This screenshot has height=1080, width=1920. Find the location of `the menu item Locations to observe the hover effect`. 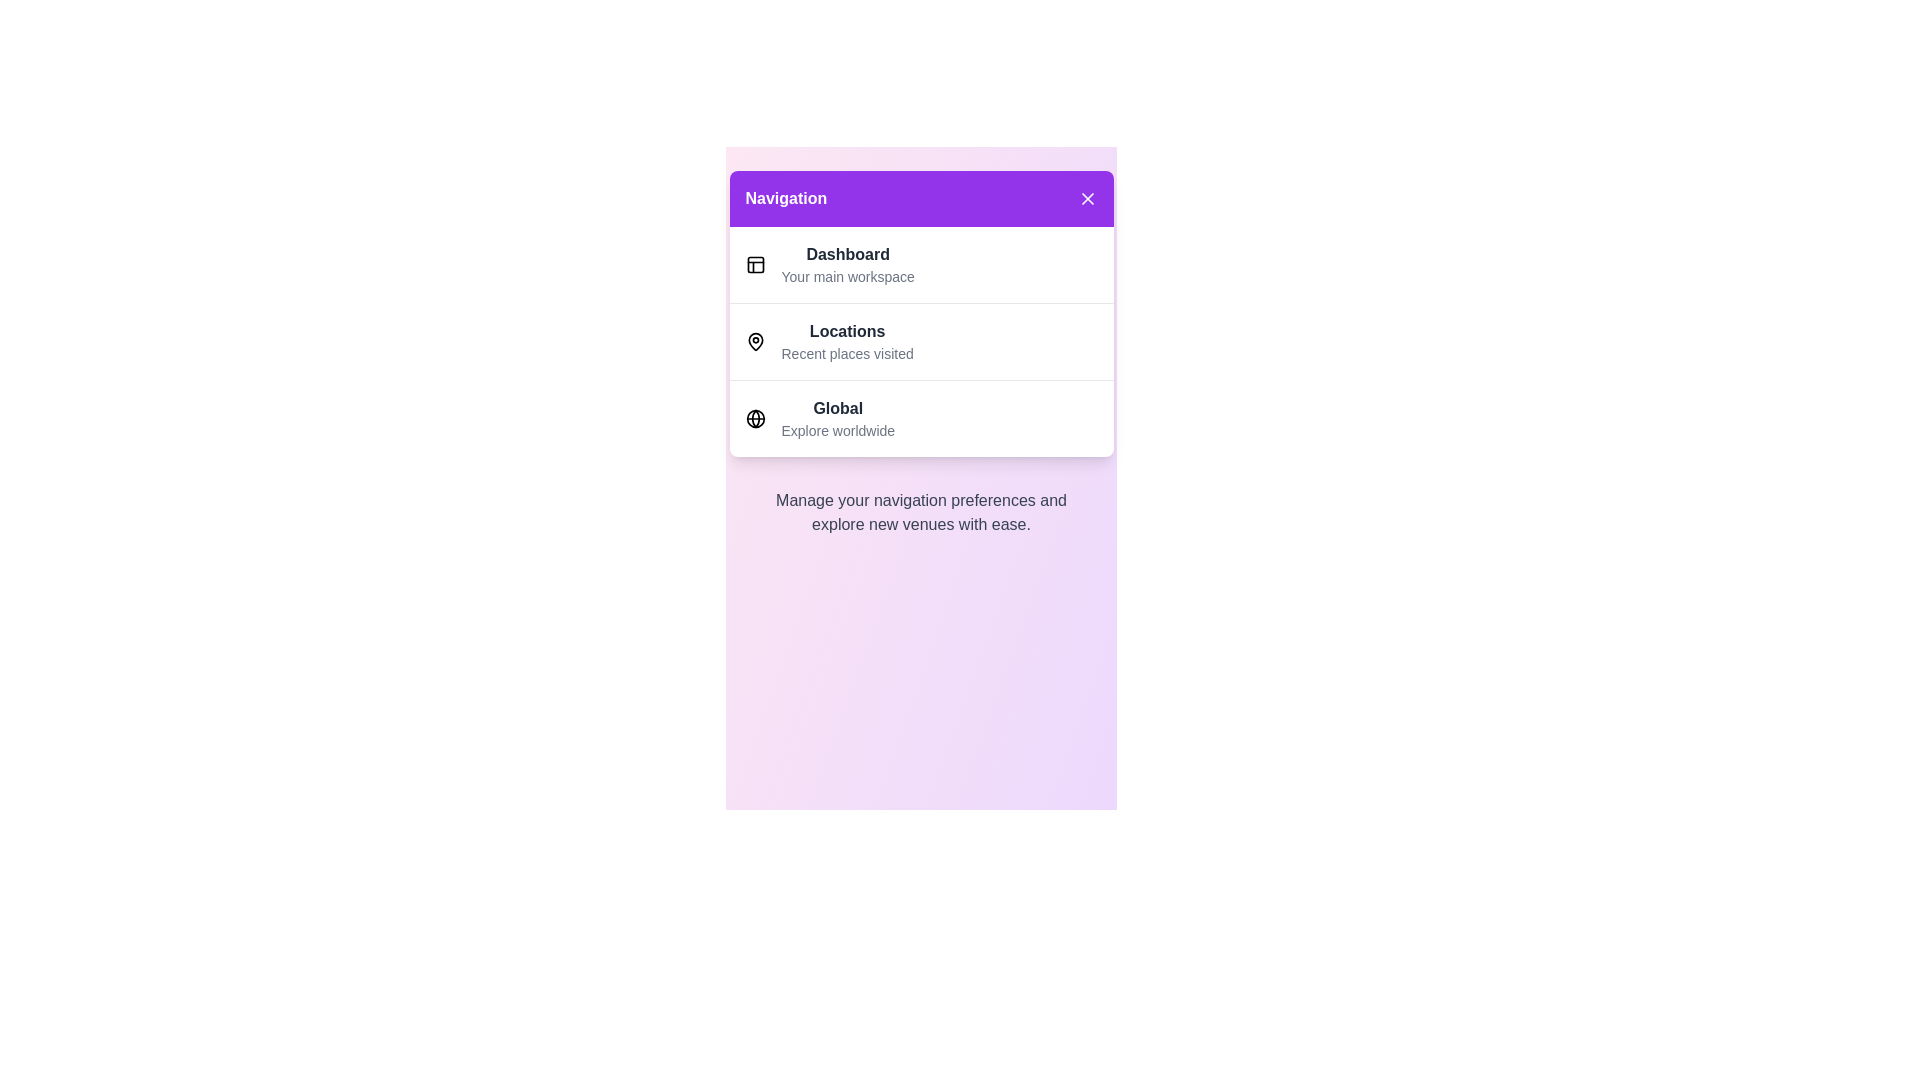

the menu item Locations to observe the hover effect is located at coordinates (920, 340).